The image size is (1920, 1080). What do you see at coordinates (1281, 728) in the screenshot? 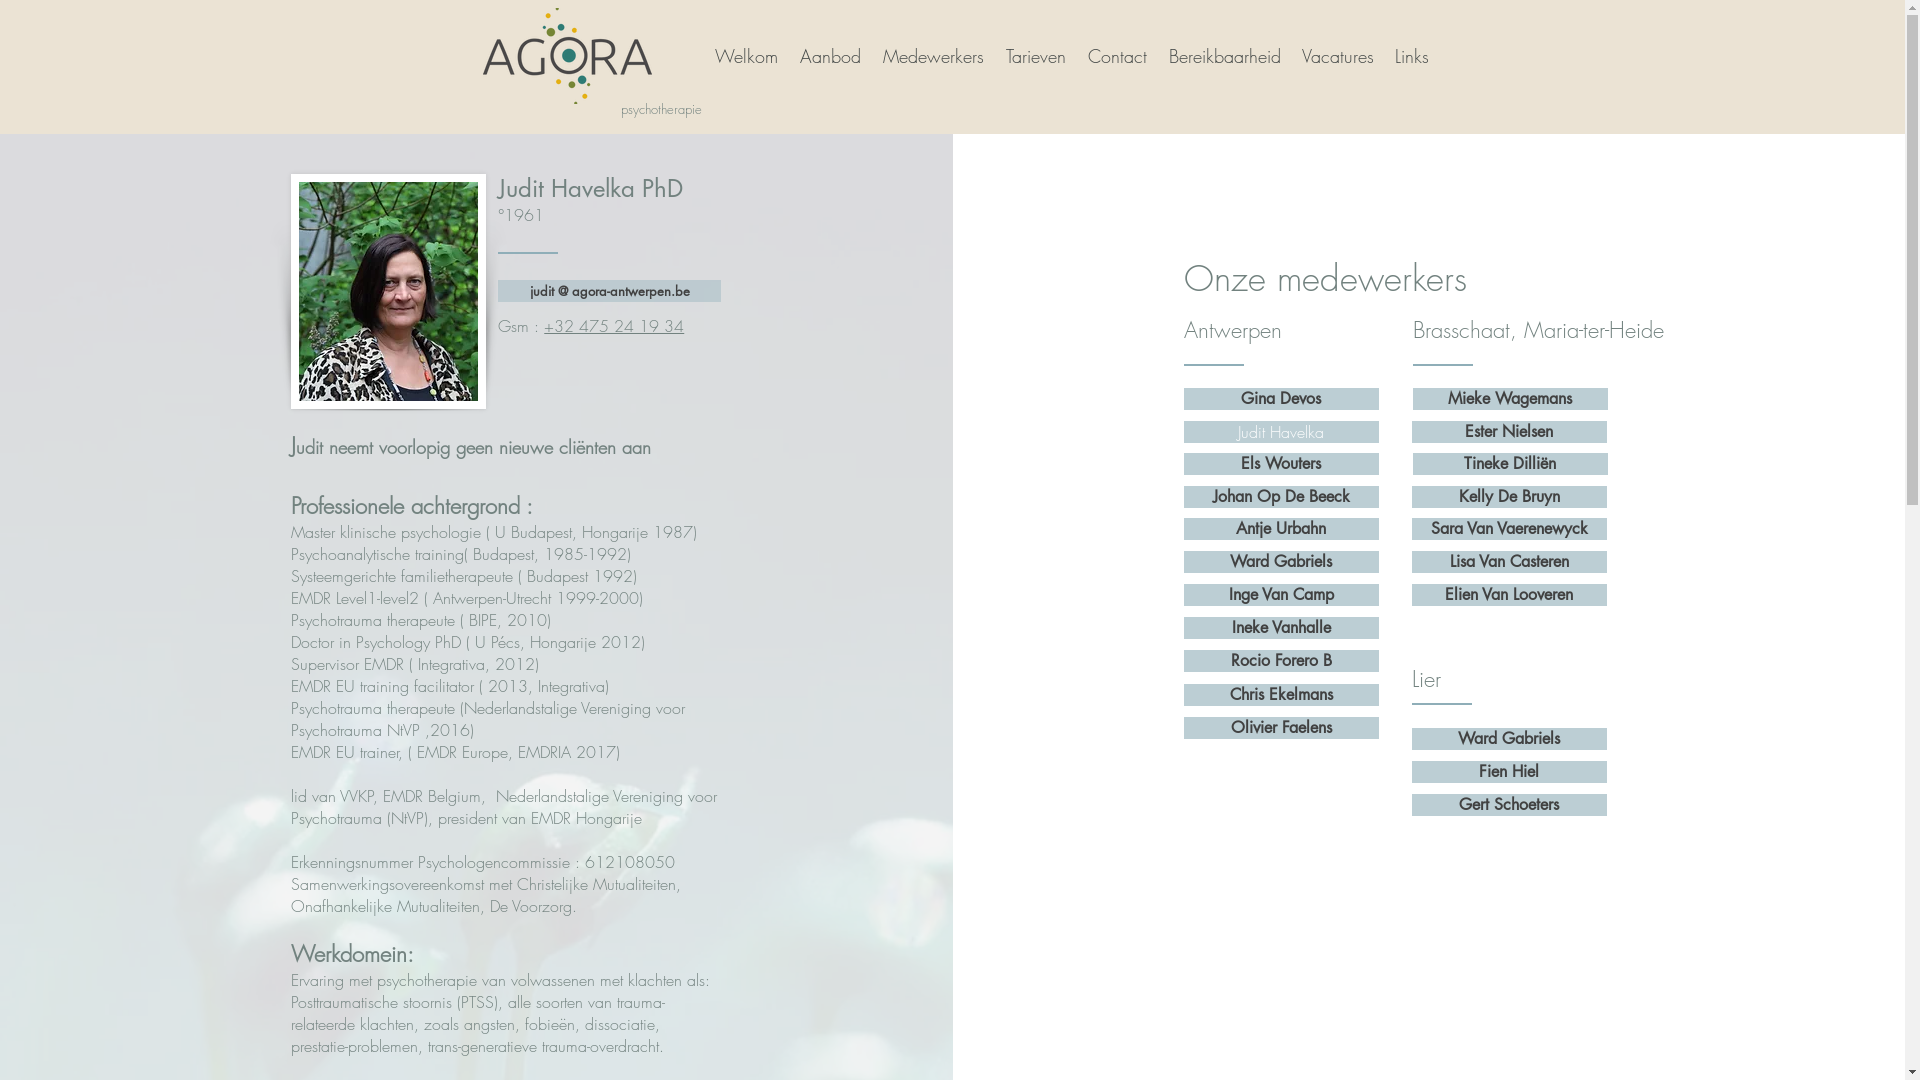
I see `'Olivier Faelens'` at bounding box center [1281, 728].